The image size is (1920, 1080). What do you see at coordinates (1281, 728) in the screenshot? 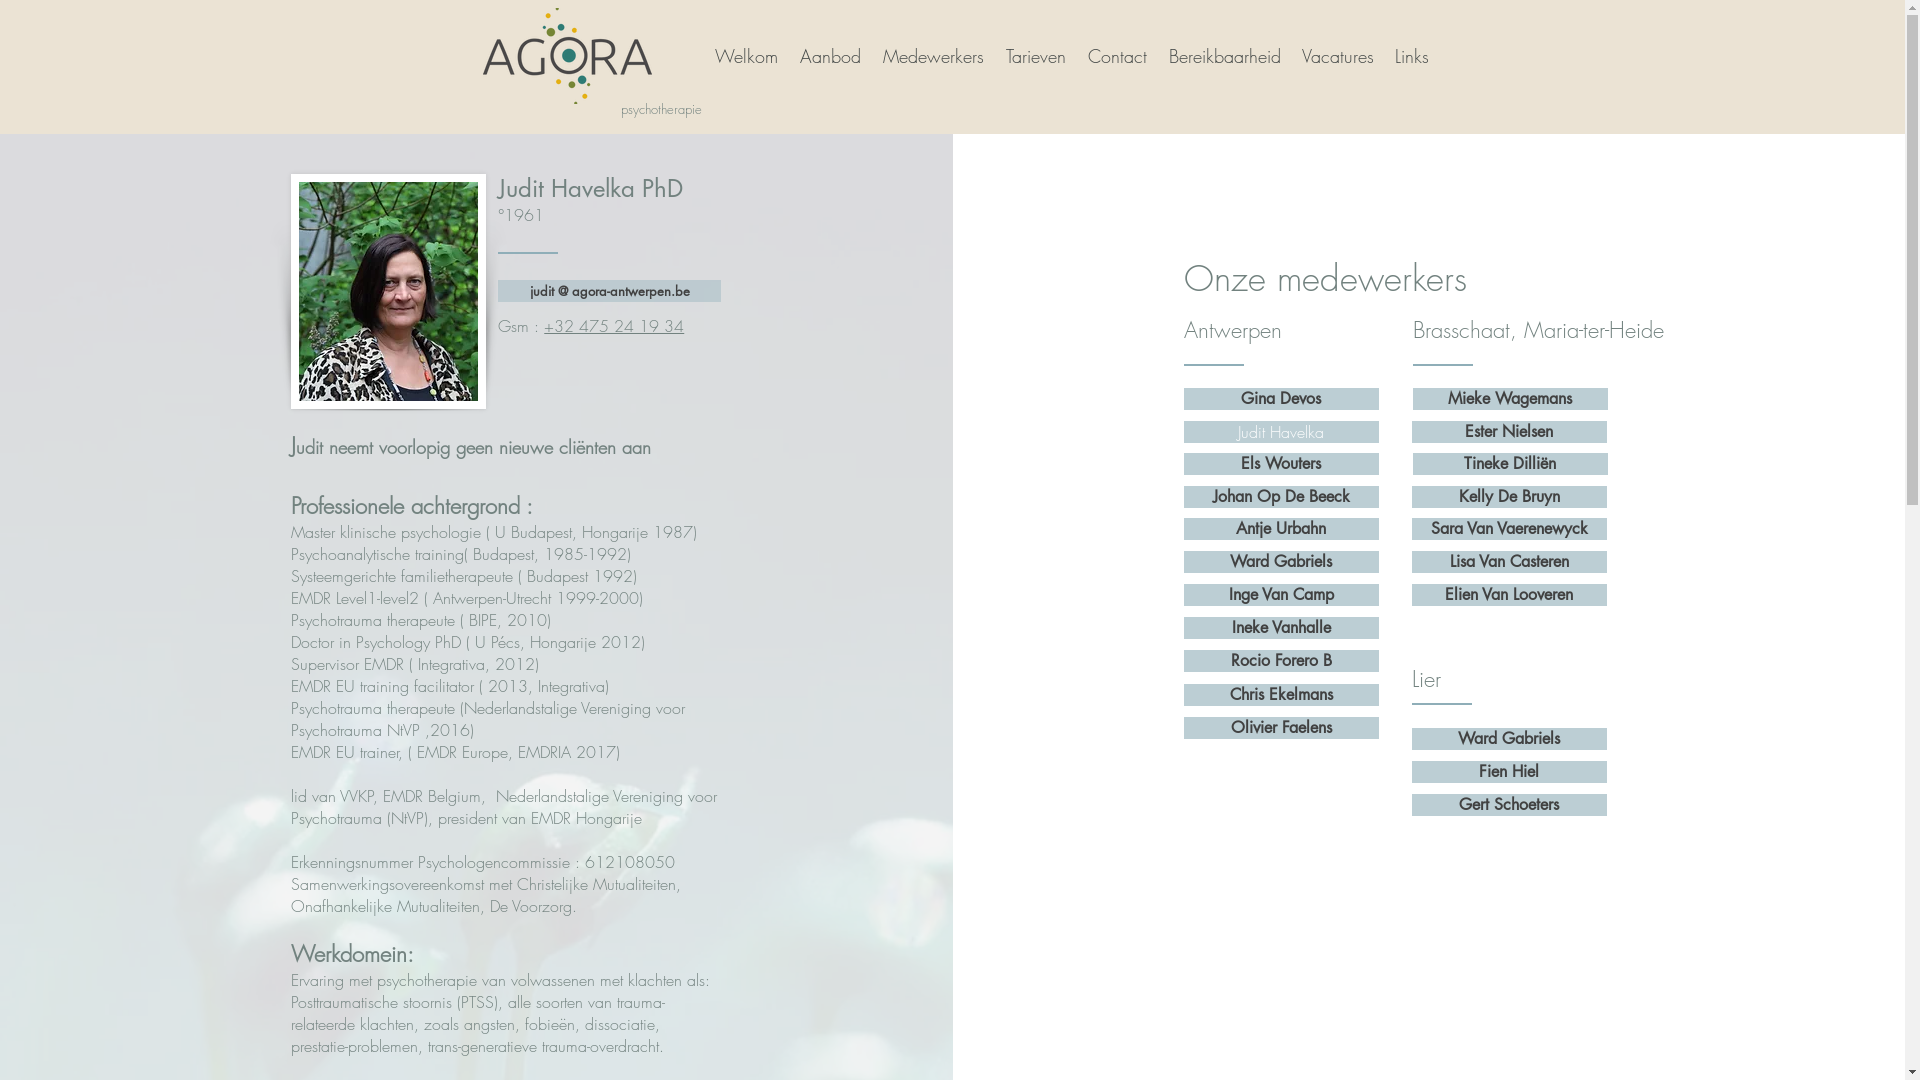
I see `'Olivier Faelens'` at bounding box center [1281, 728].